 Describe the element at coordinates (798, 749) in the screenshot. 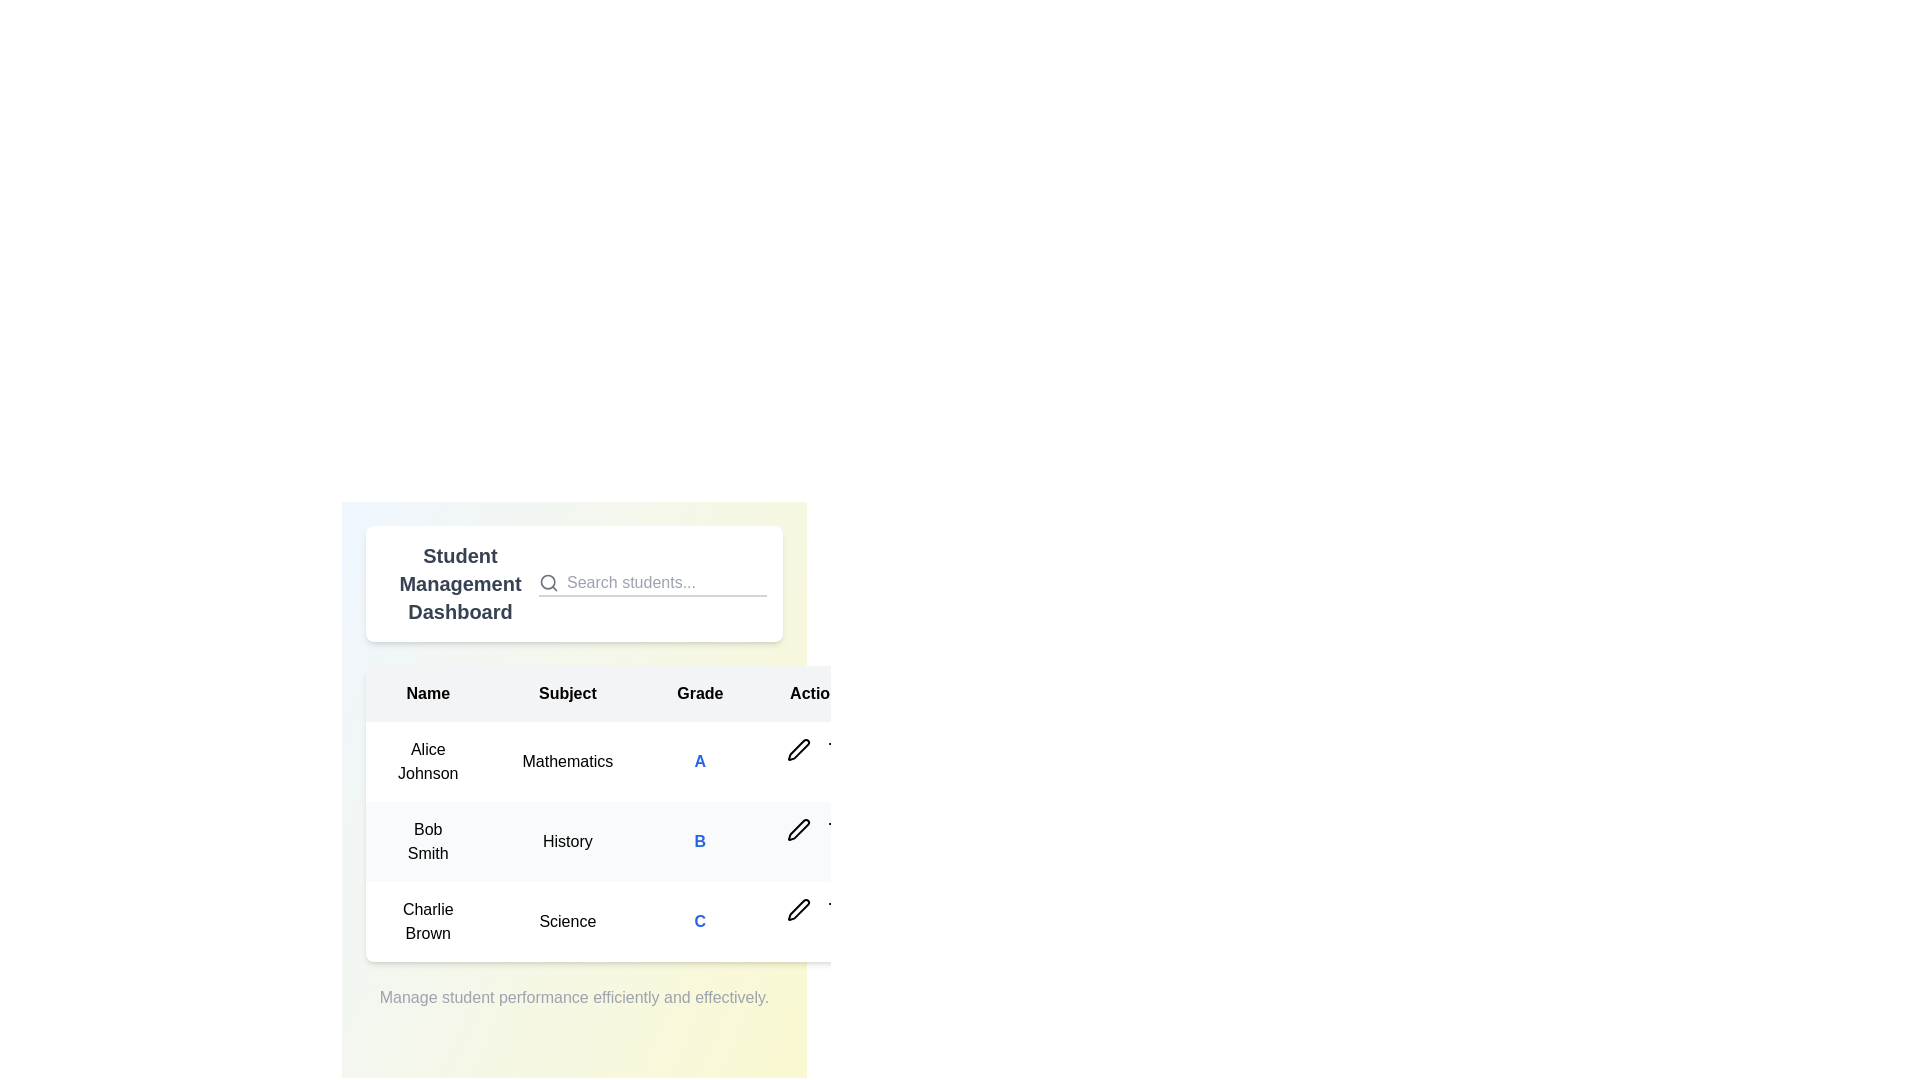

I see `the pen icon edit button located in the first row of the 'Actions' column to initiate editing` at that location.